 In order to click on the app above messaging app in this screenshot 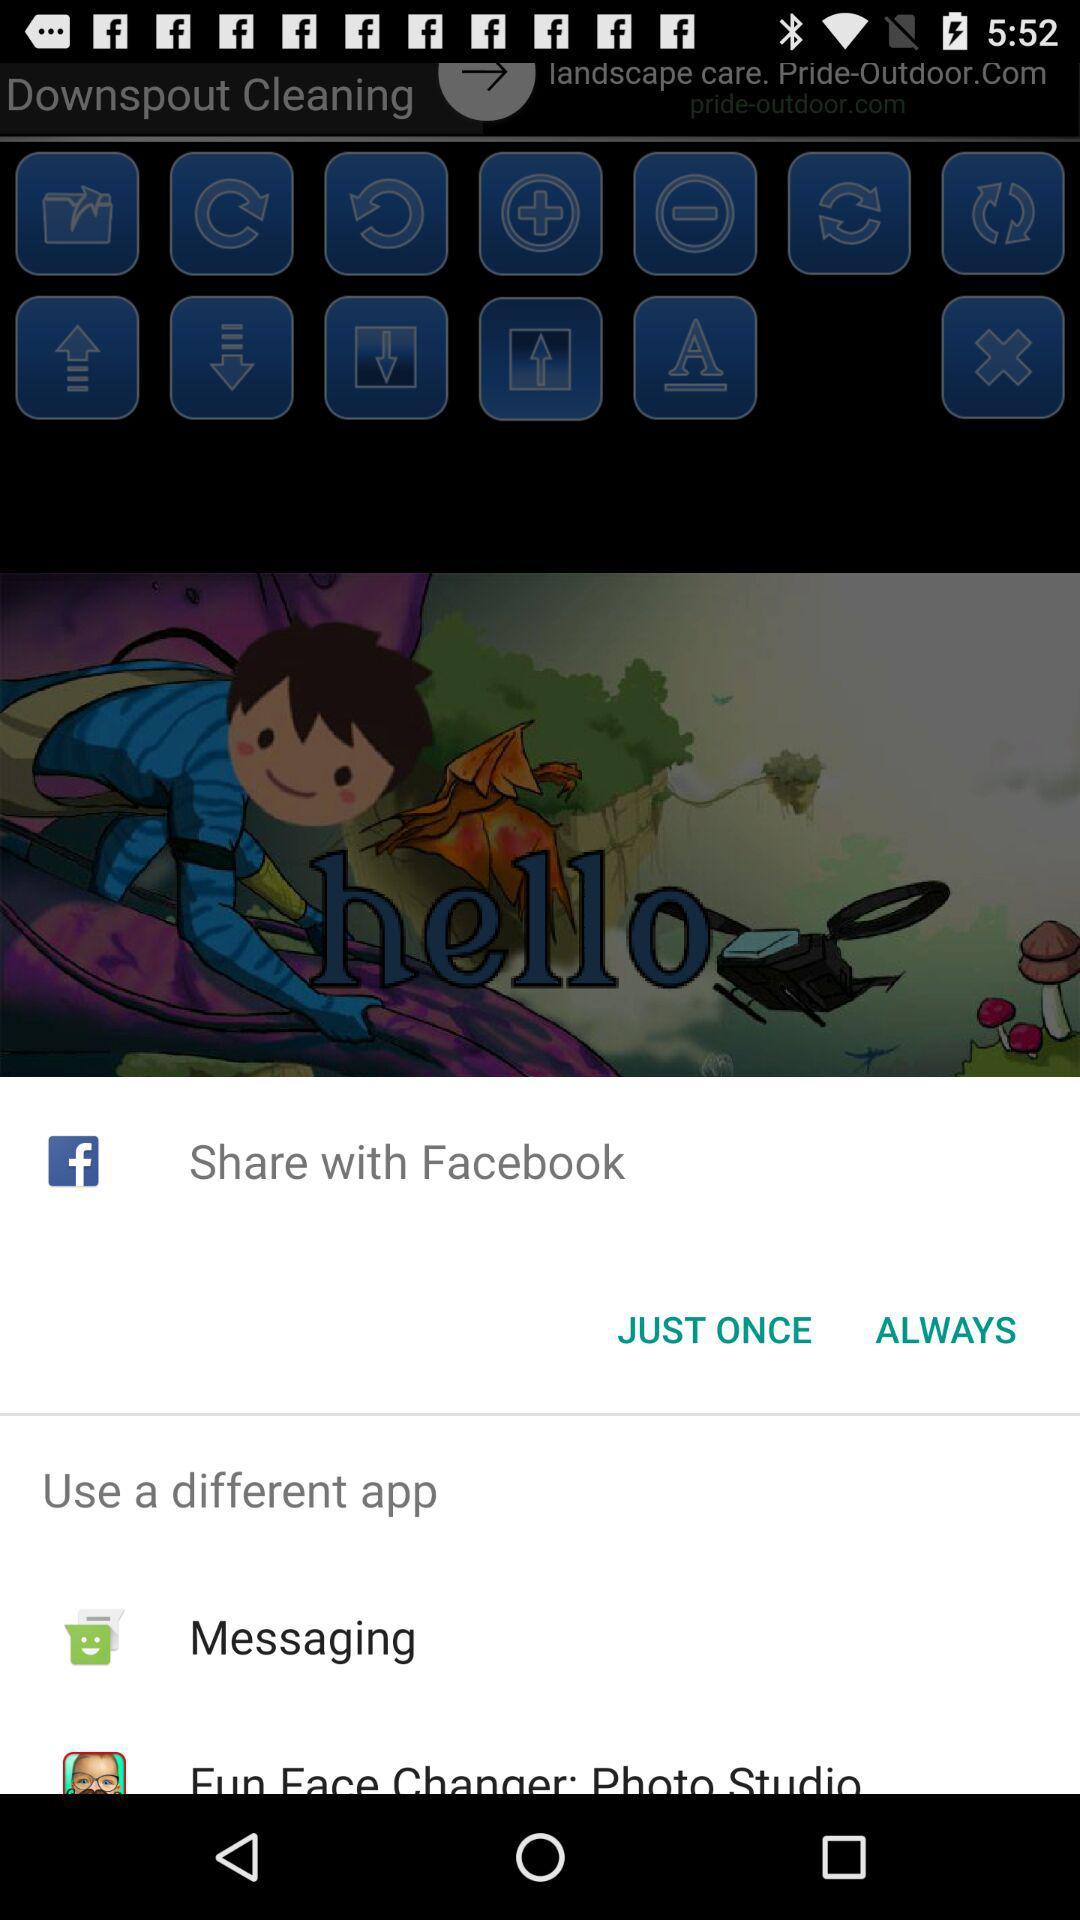, I will do `click(540, 1489)`.